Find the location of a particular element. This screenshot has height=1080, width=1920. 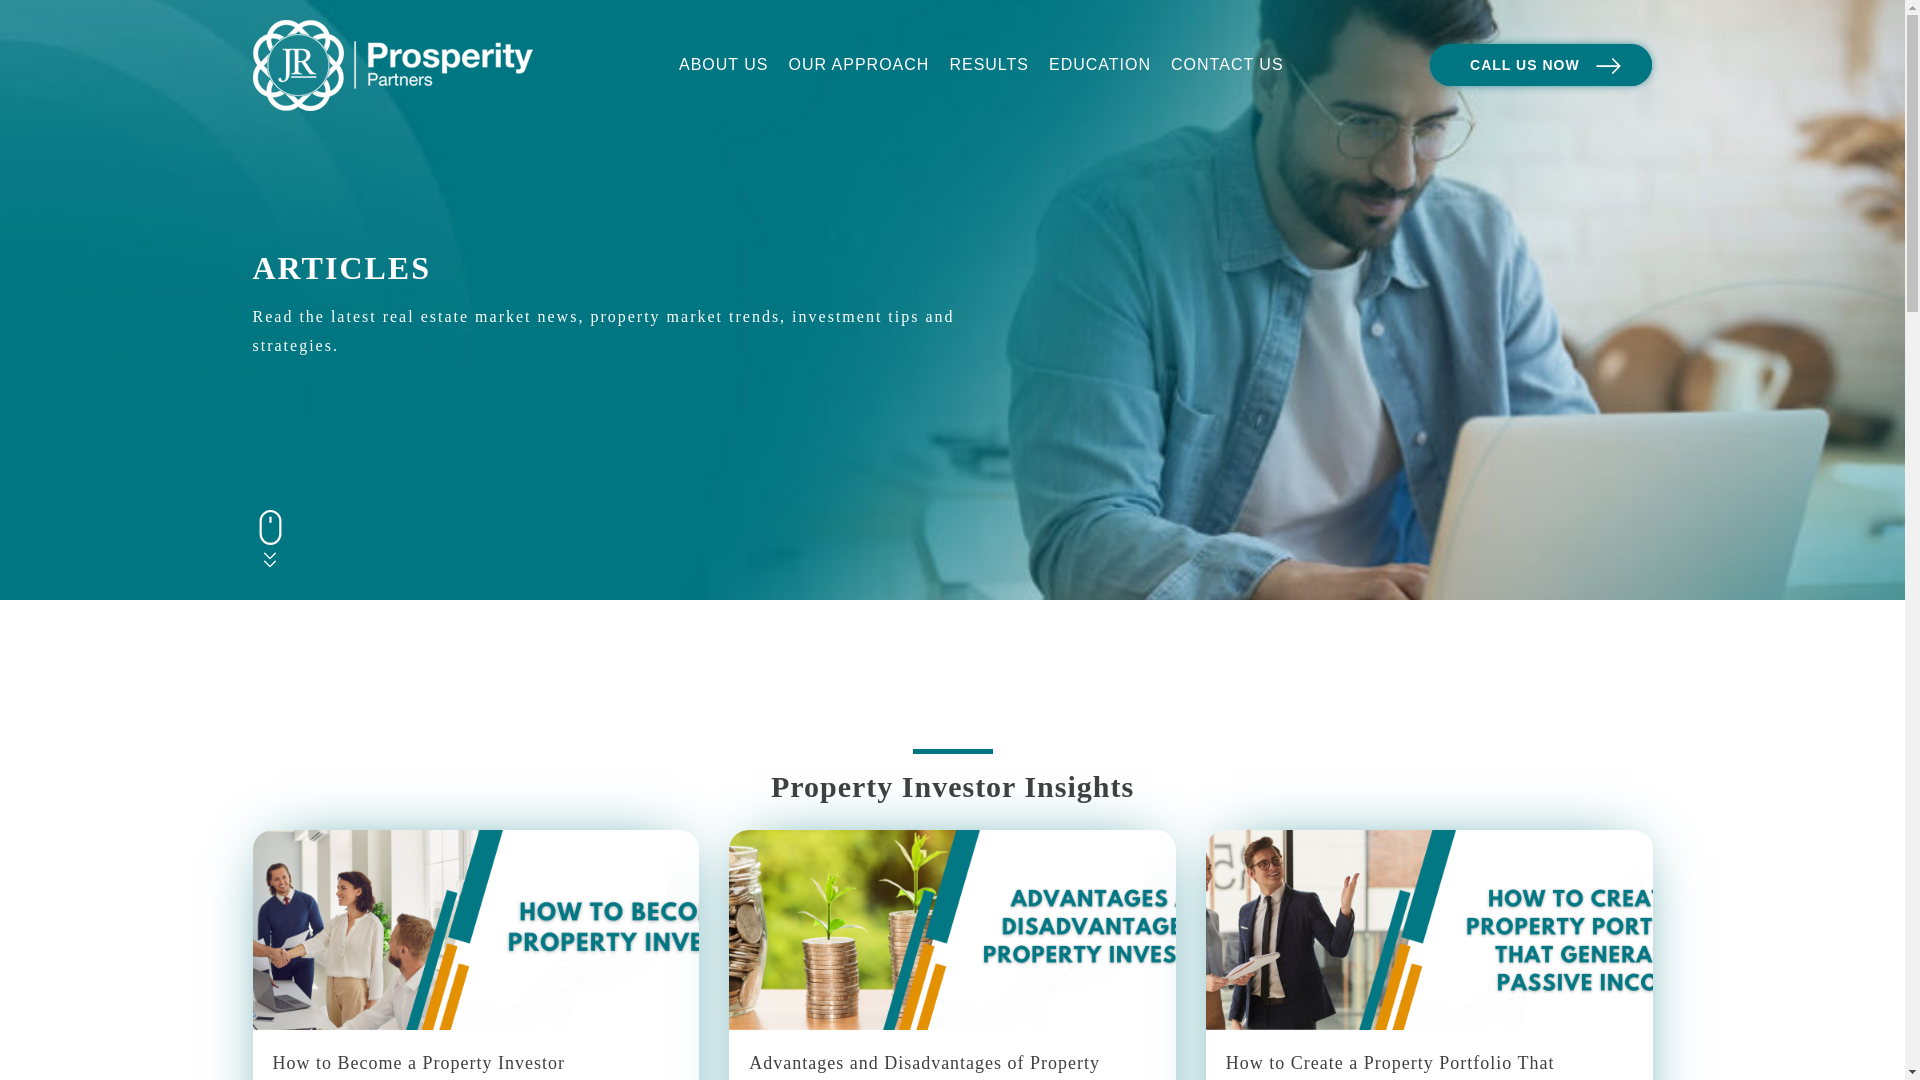

'RESULTS' is located at coordinates (988, 64).